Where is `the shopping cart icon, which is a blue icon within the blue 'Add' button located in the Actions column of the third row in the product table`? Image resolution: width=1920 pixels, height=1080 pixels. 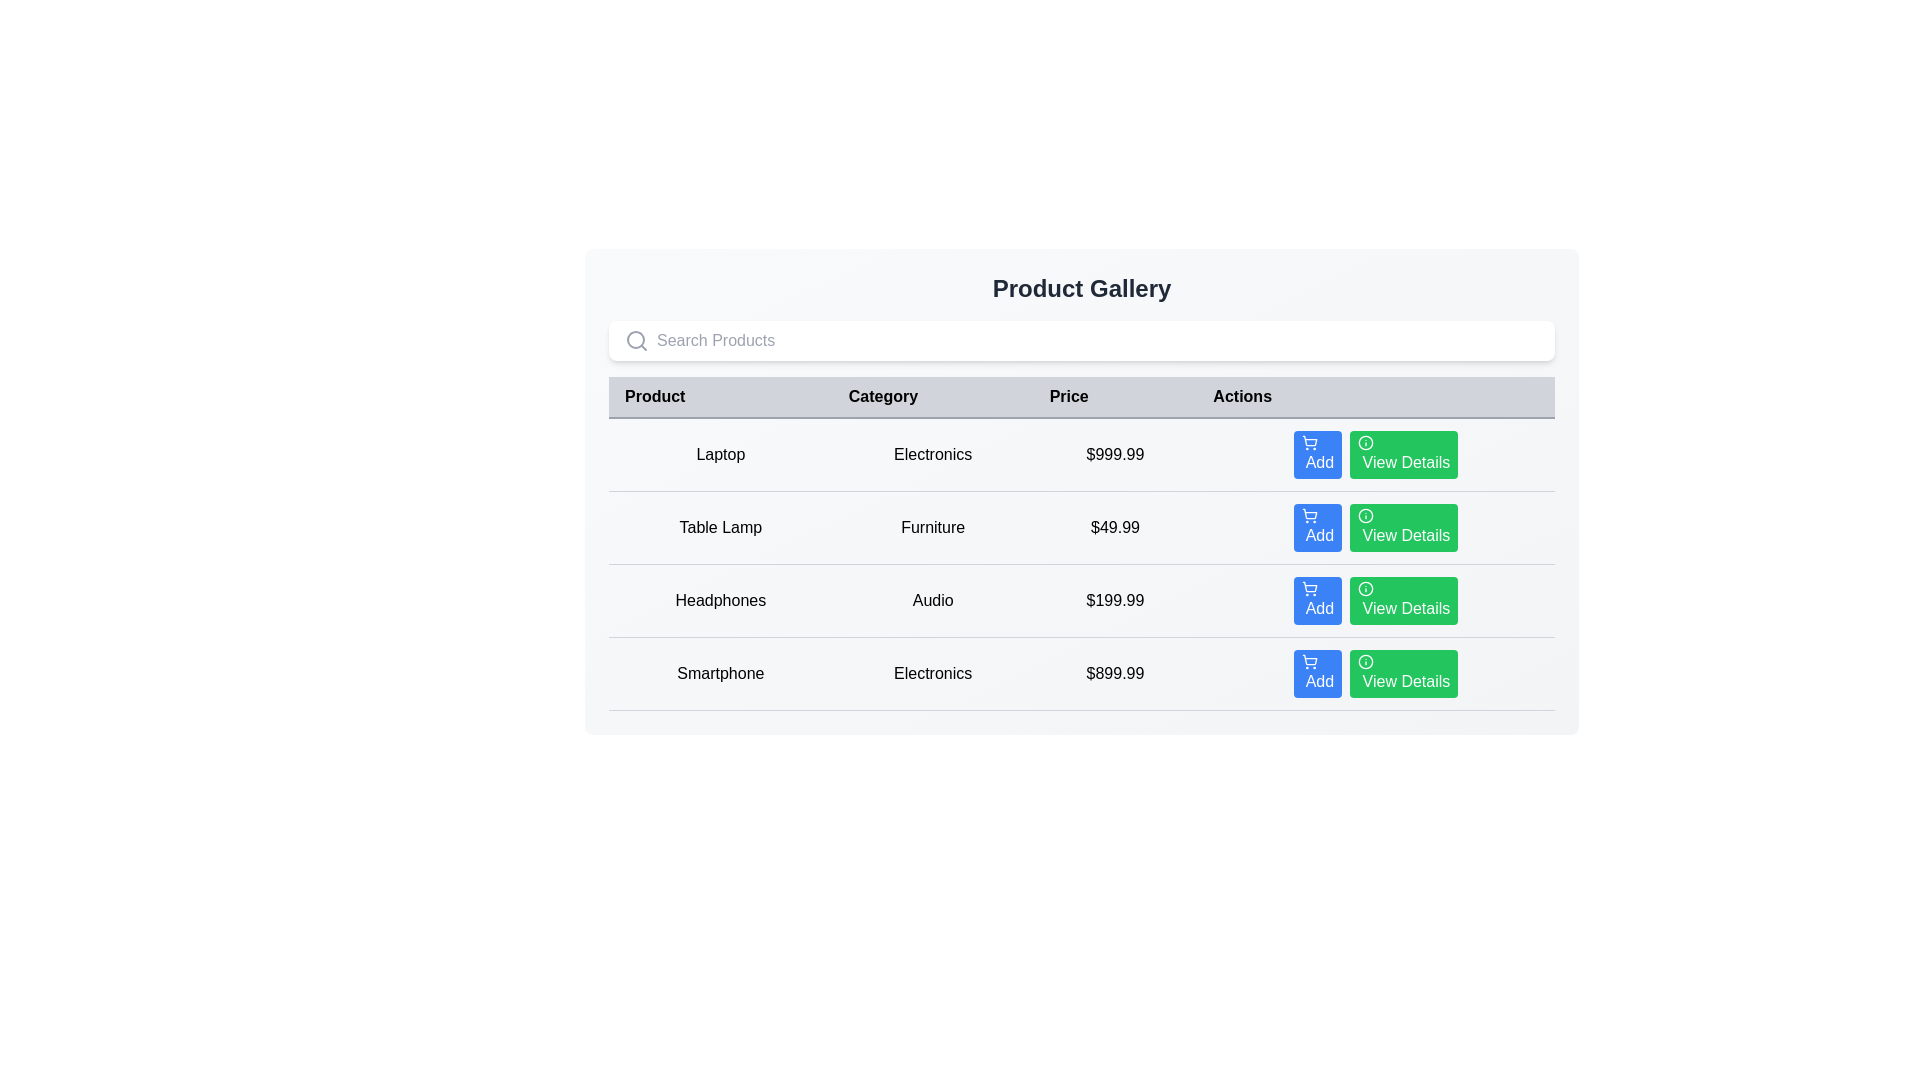 the shopping cart icon, which is a blue icon within the blue 'Add' button located in the Actions column of the third row in the product table is located at coordinates (1310, 588).